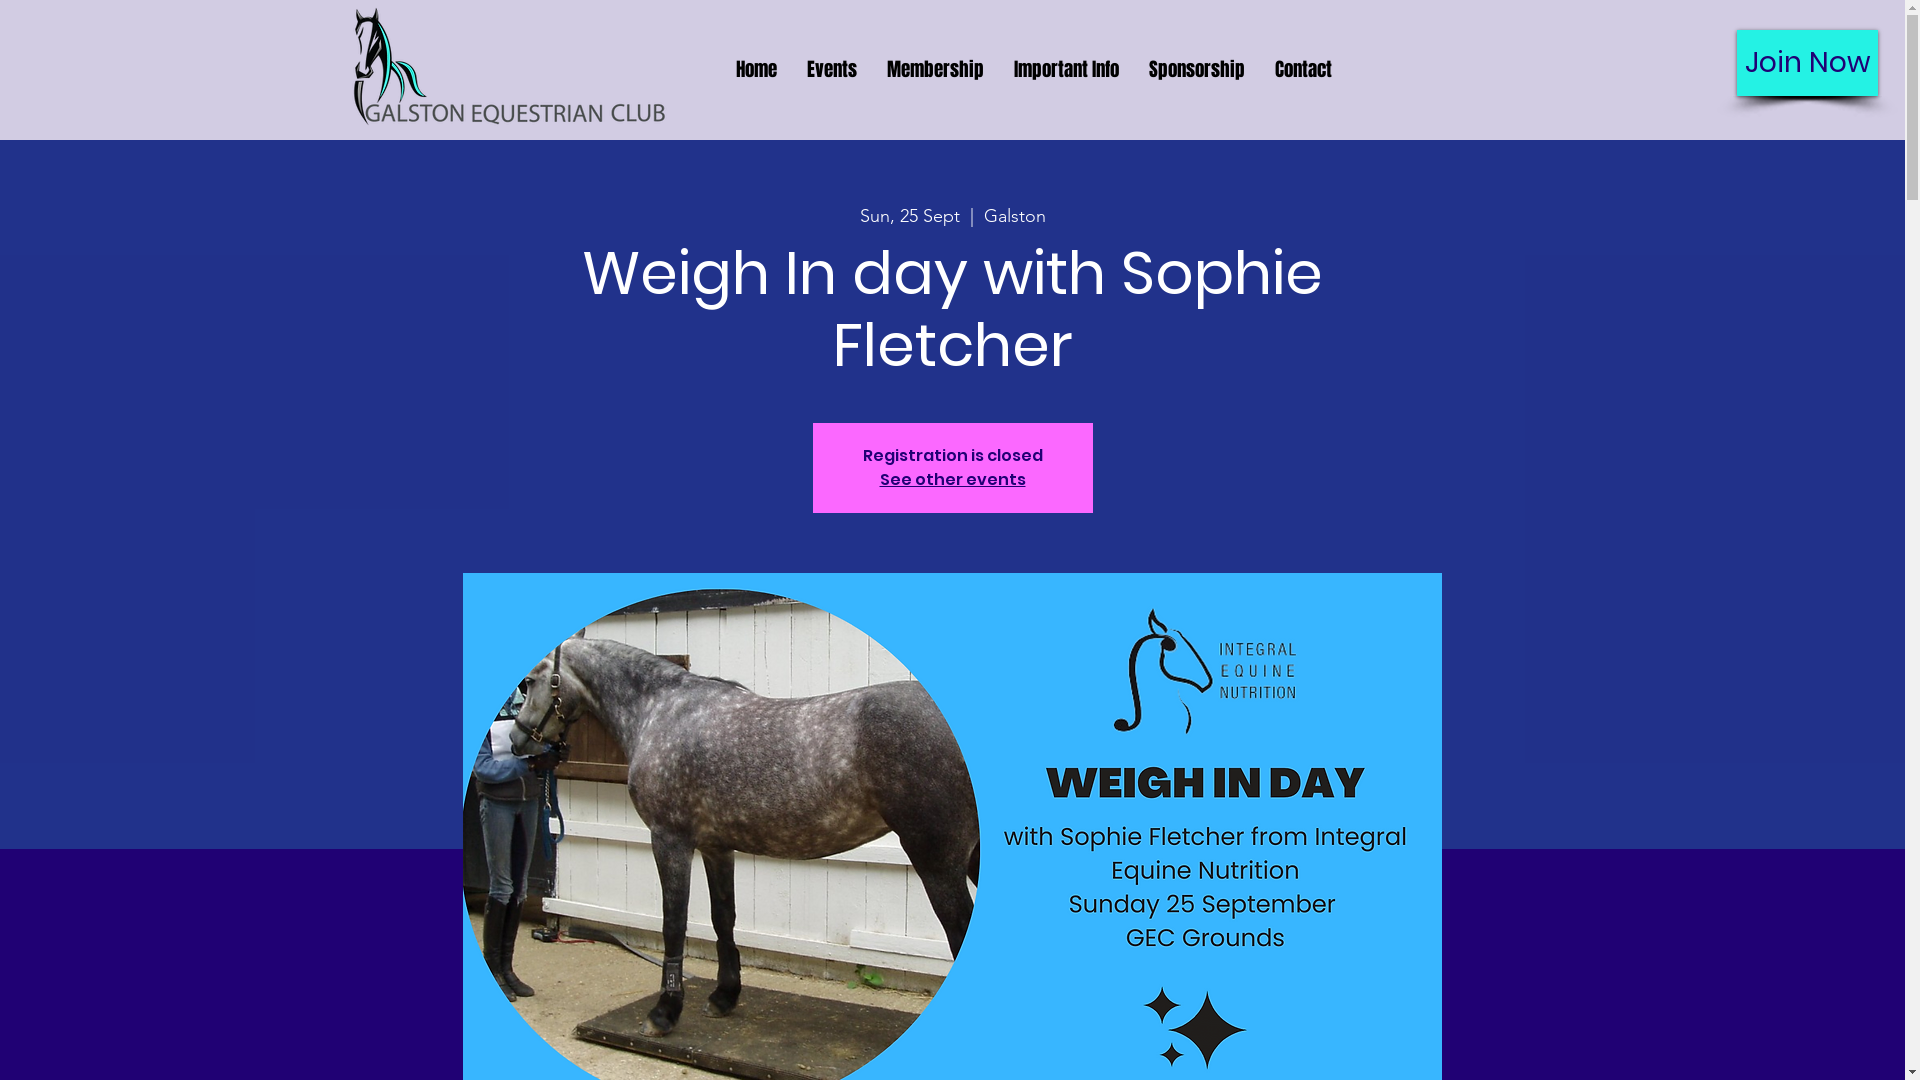  What do you see at coordinates (831, 68) in the screenshot?
I see `'Events'` at bounding box center [831, 68].